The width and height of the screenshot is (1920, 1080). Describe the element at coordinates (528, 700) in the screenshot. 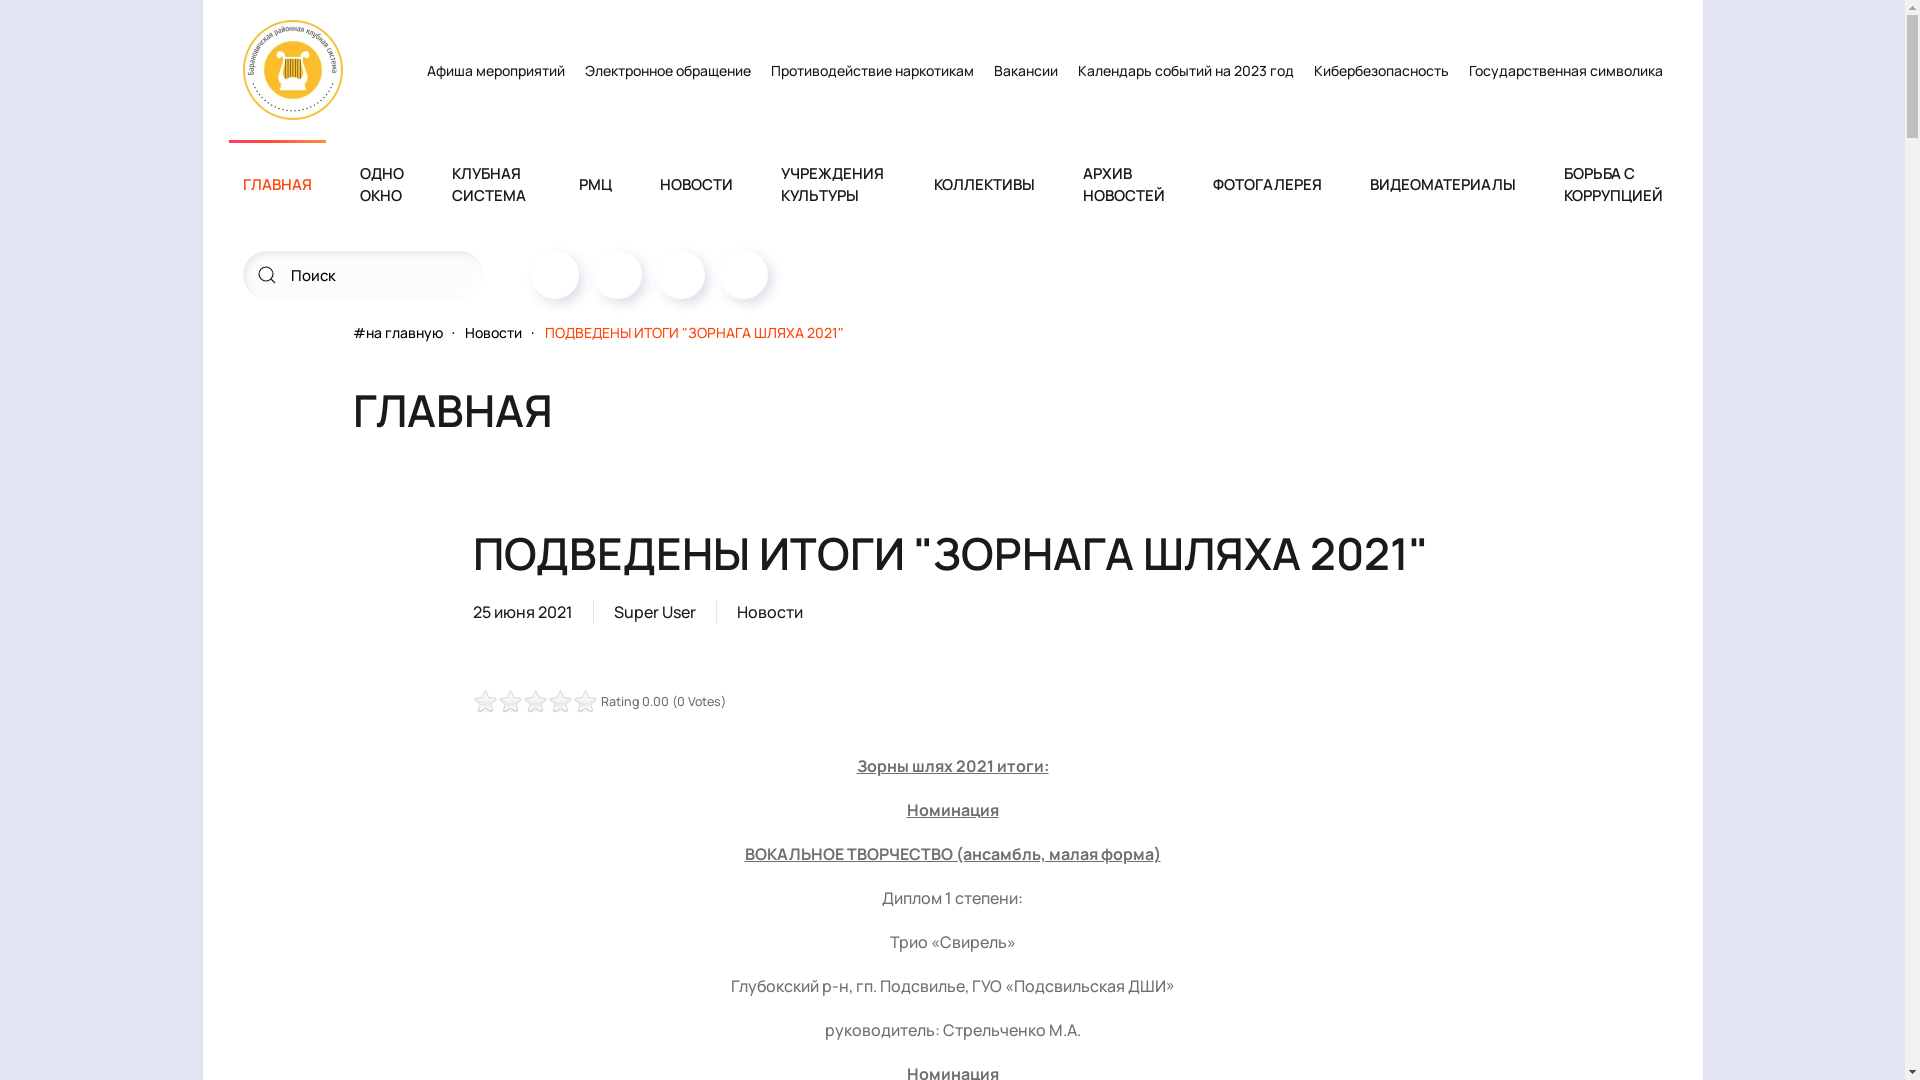

I see `'1'` at that location.